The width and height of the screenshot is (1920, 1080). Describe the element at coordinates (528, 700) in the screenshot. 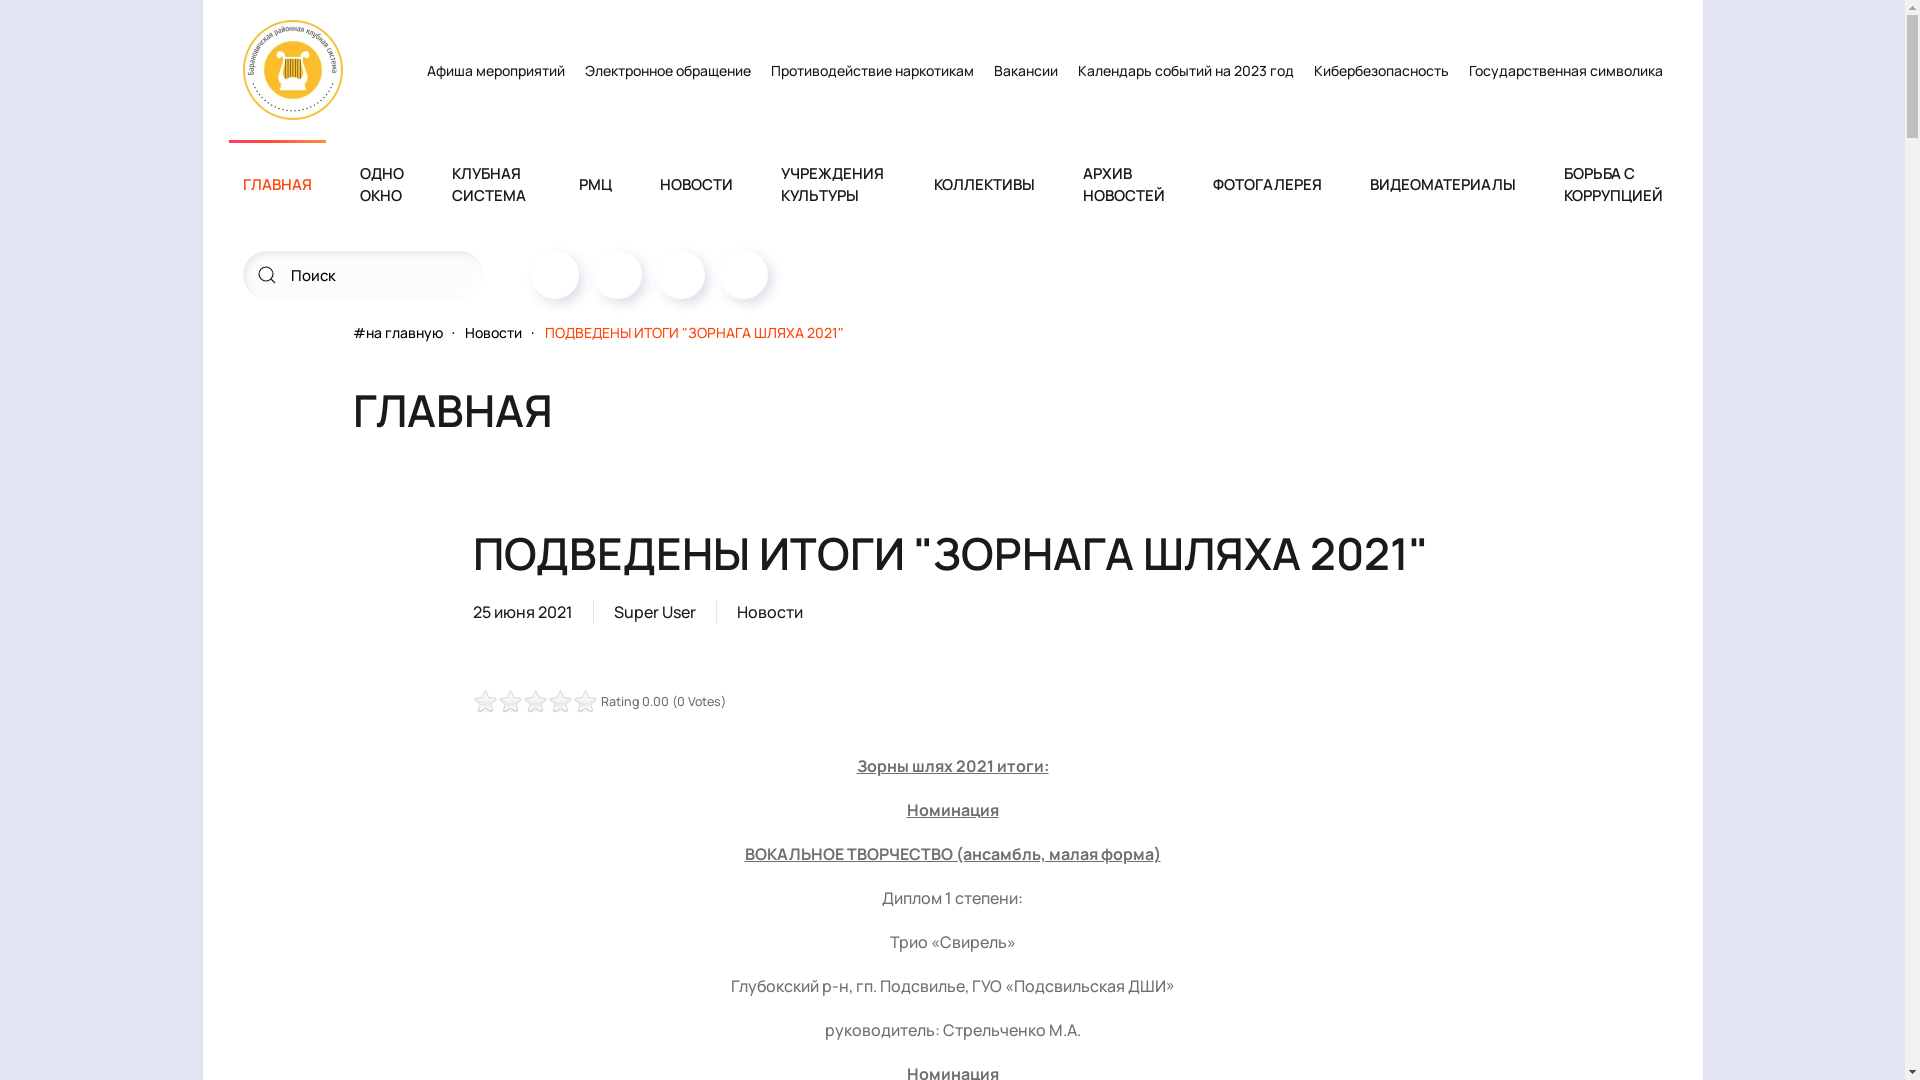

I see `'1'` at that location.